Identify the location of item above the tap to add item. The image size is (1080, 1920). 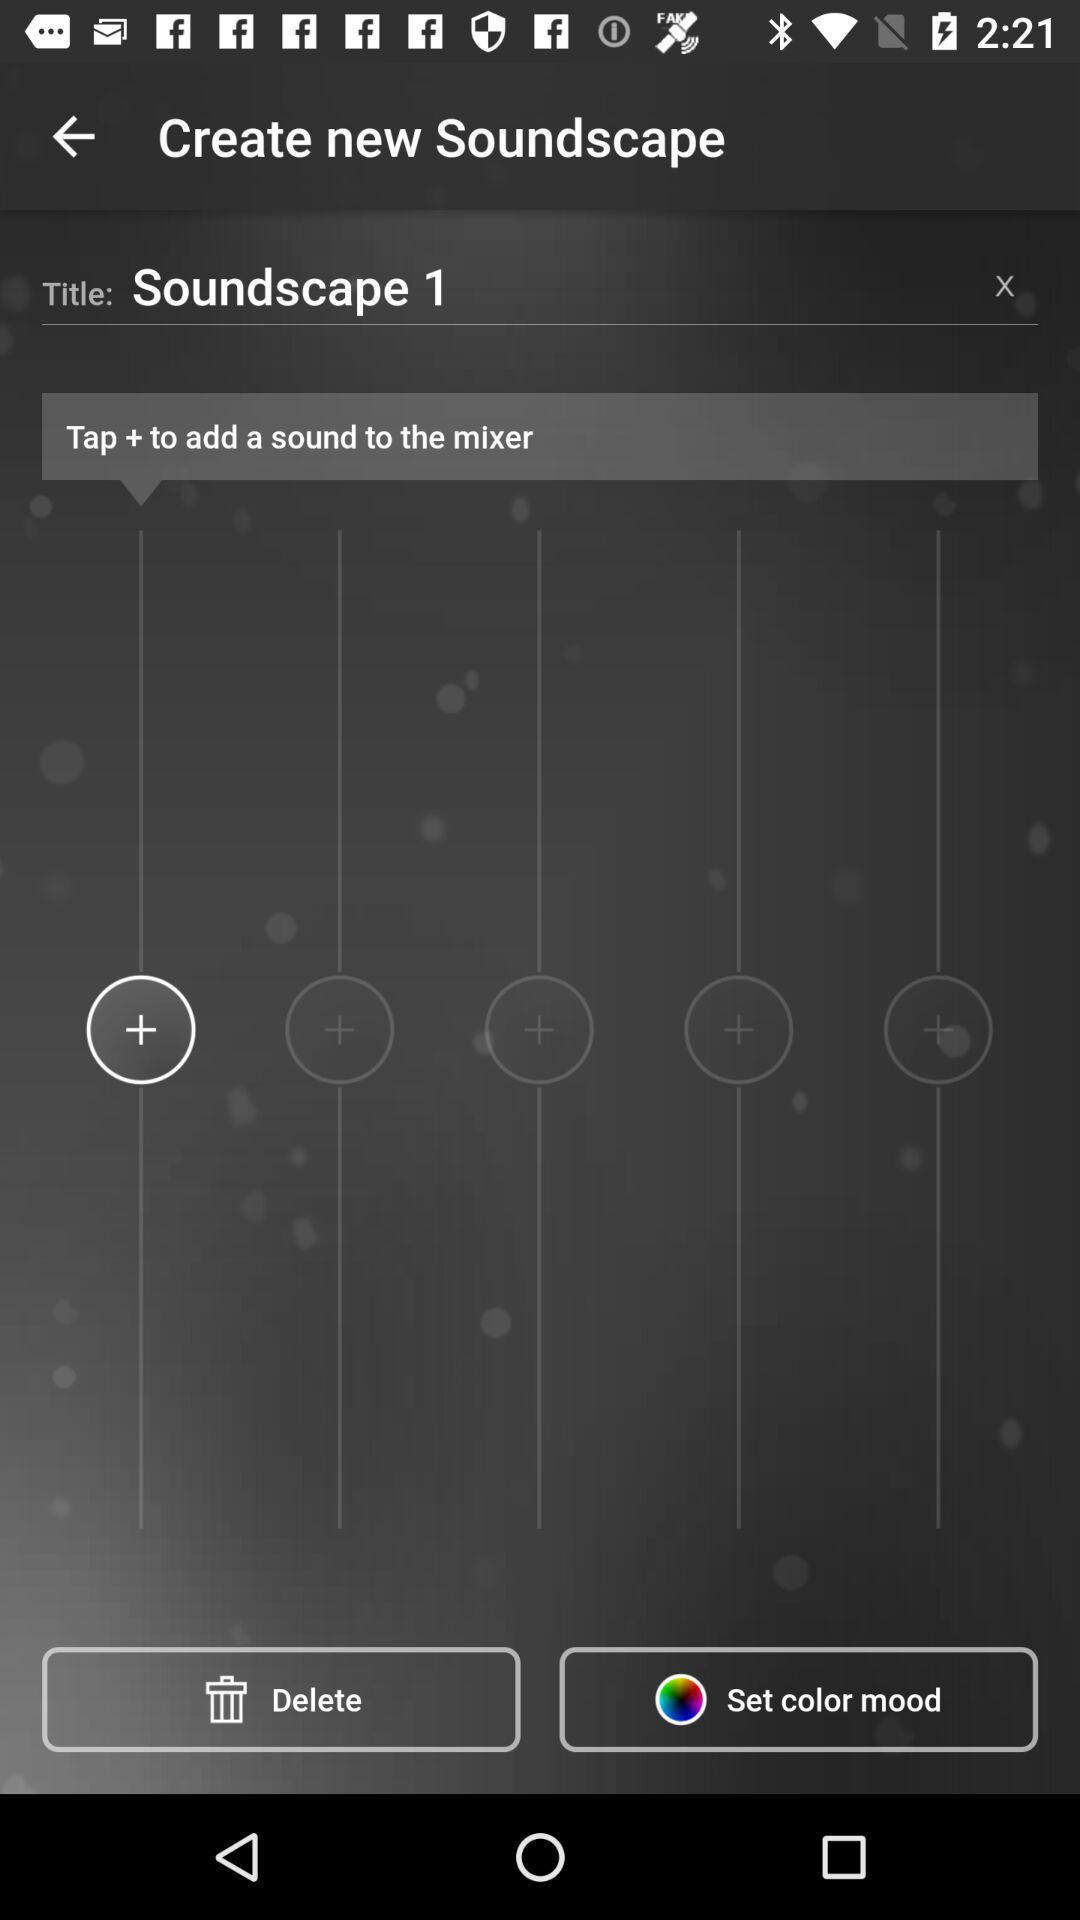
(551, 284).